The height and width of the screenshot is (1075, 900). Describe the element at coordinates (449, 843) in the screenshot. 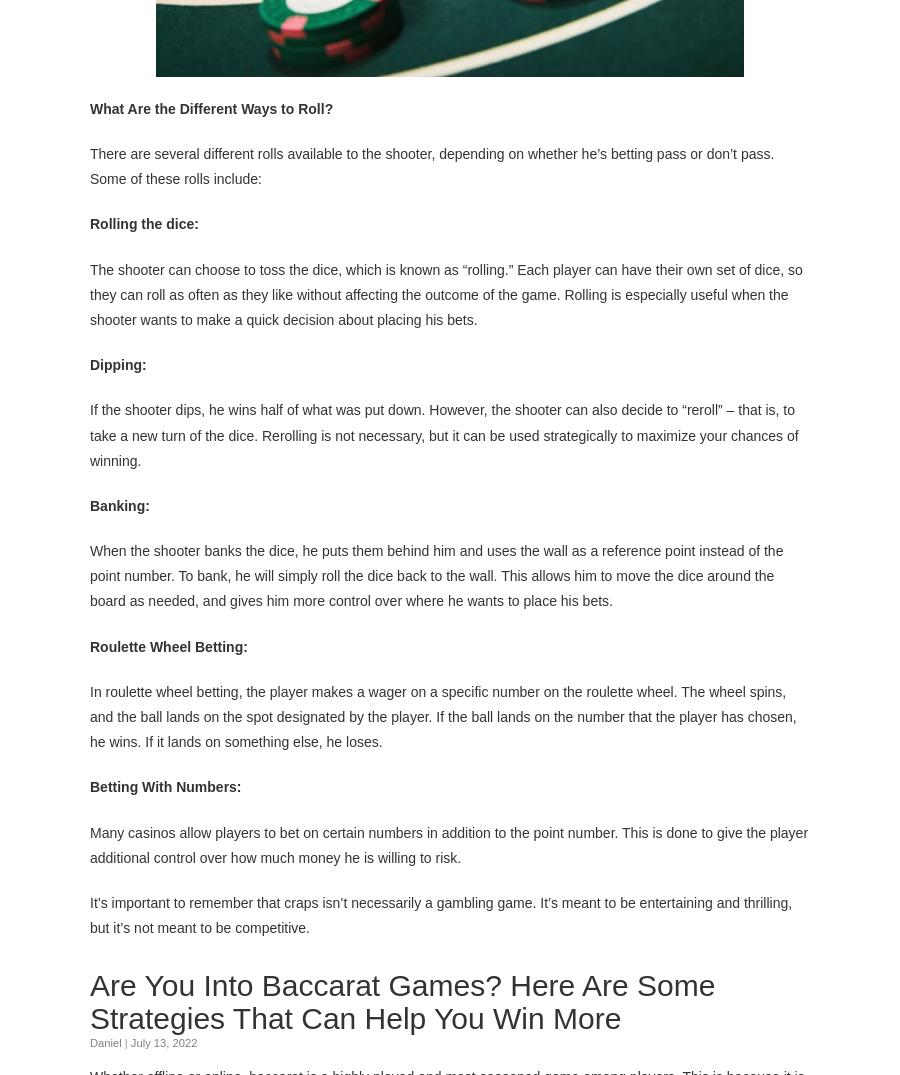

I see `'Many casinos allow players to bet on certain numbers in addition to the point number. This is done to give the player additional control over how much money he is willing to risk.'` at that location.